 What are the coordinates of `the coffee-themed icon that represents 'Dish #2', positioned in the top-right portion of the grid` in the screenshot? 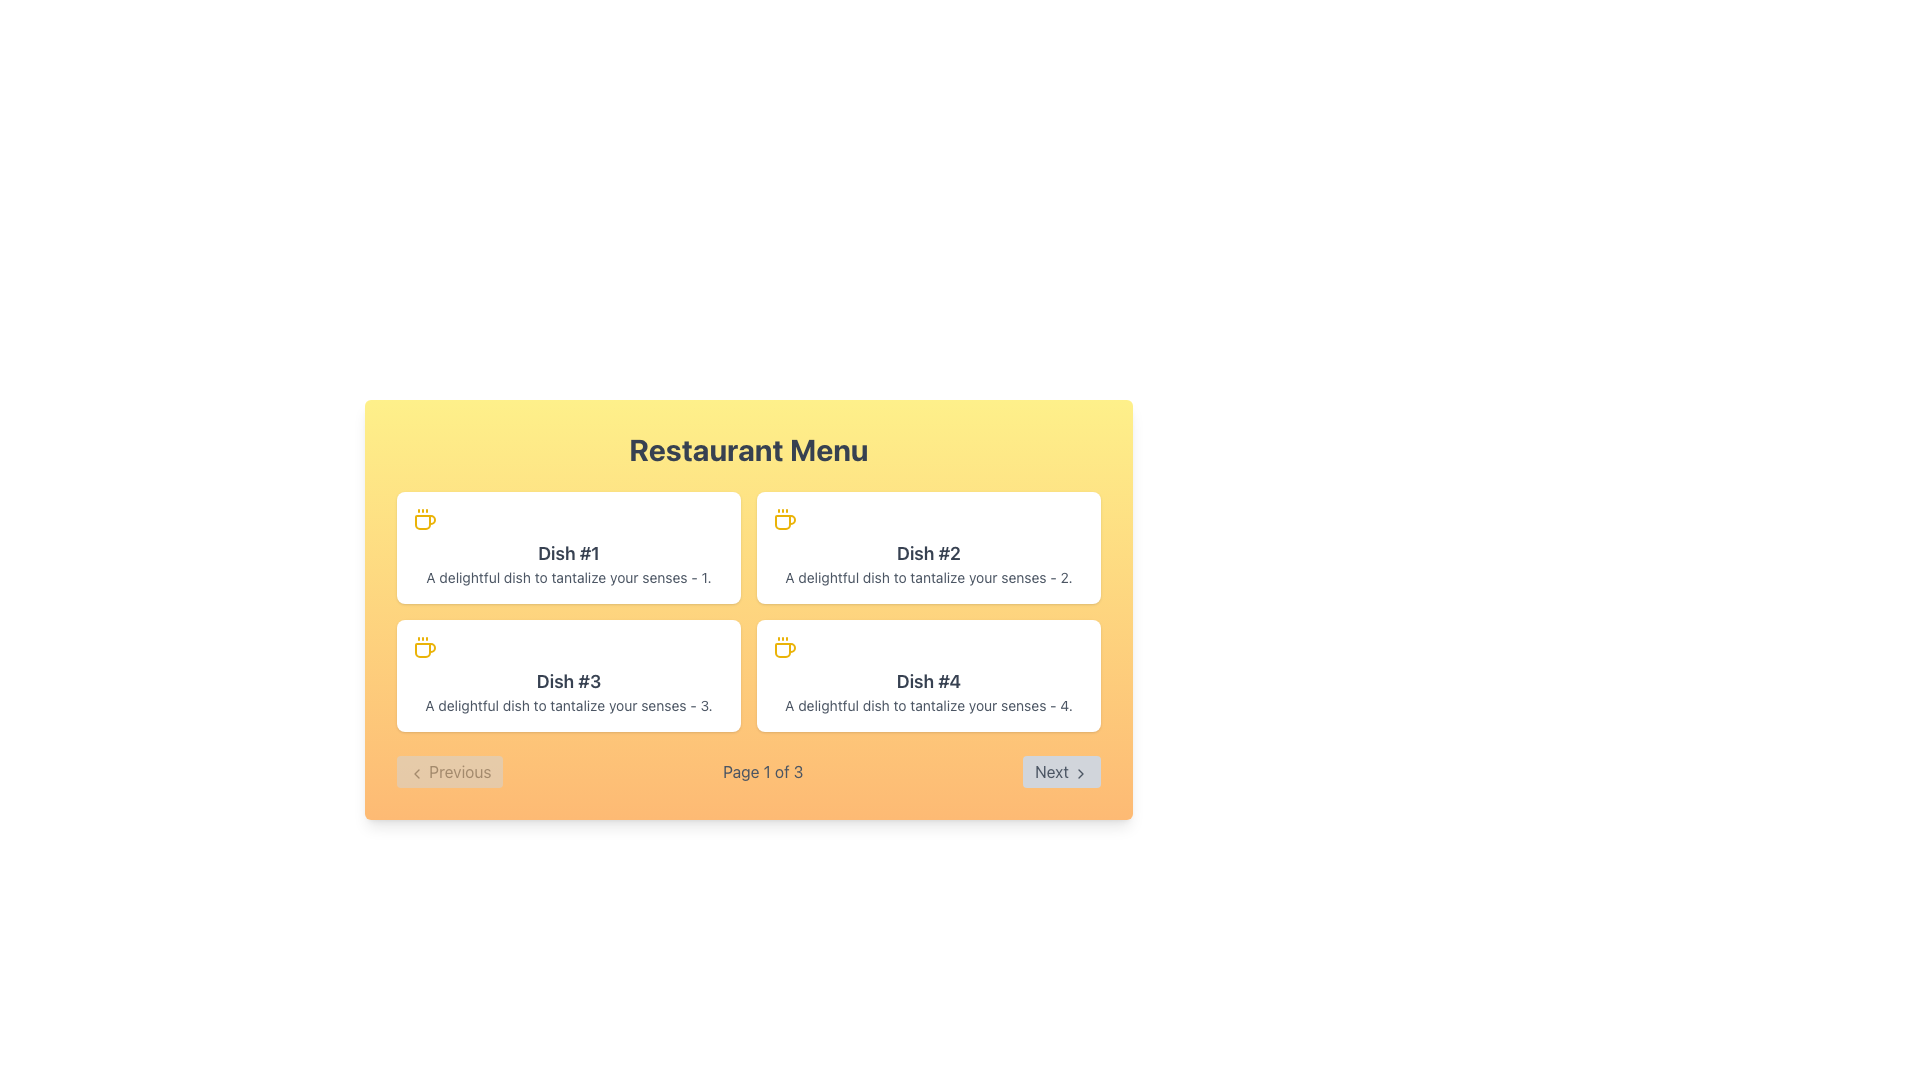 It's located at (784, 519).